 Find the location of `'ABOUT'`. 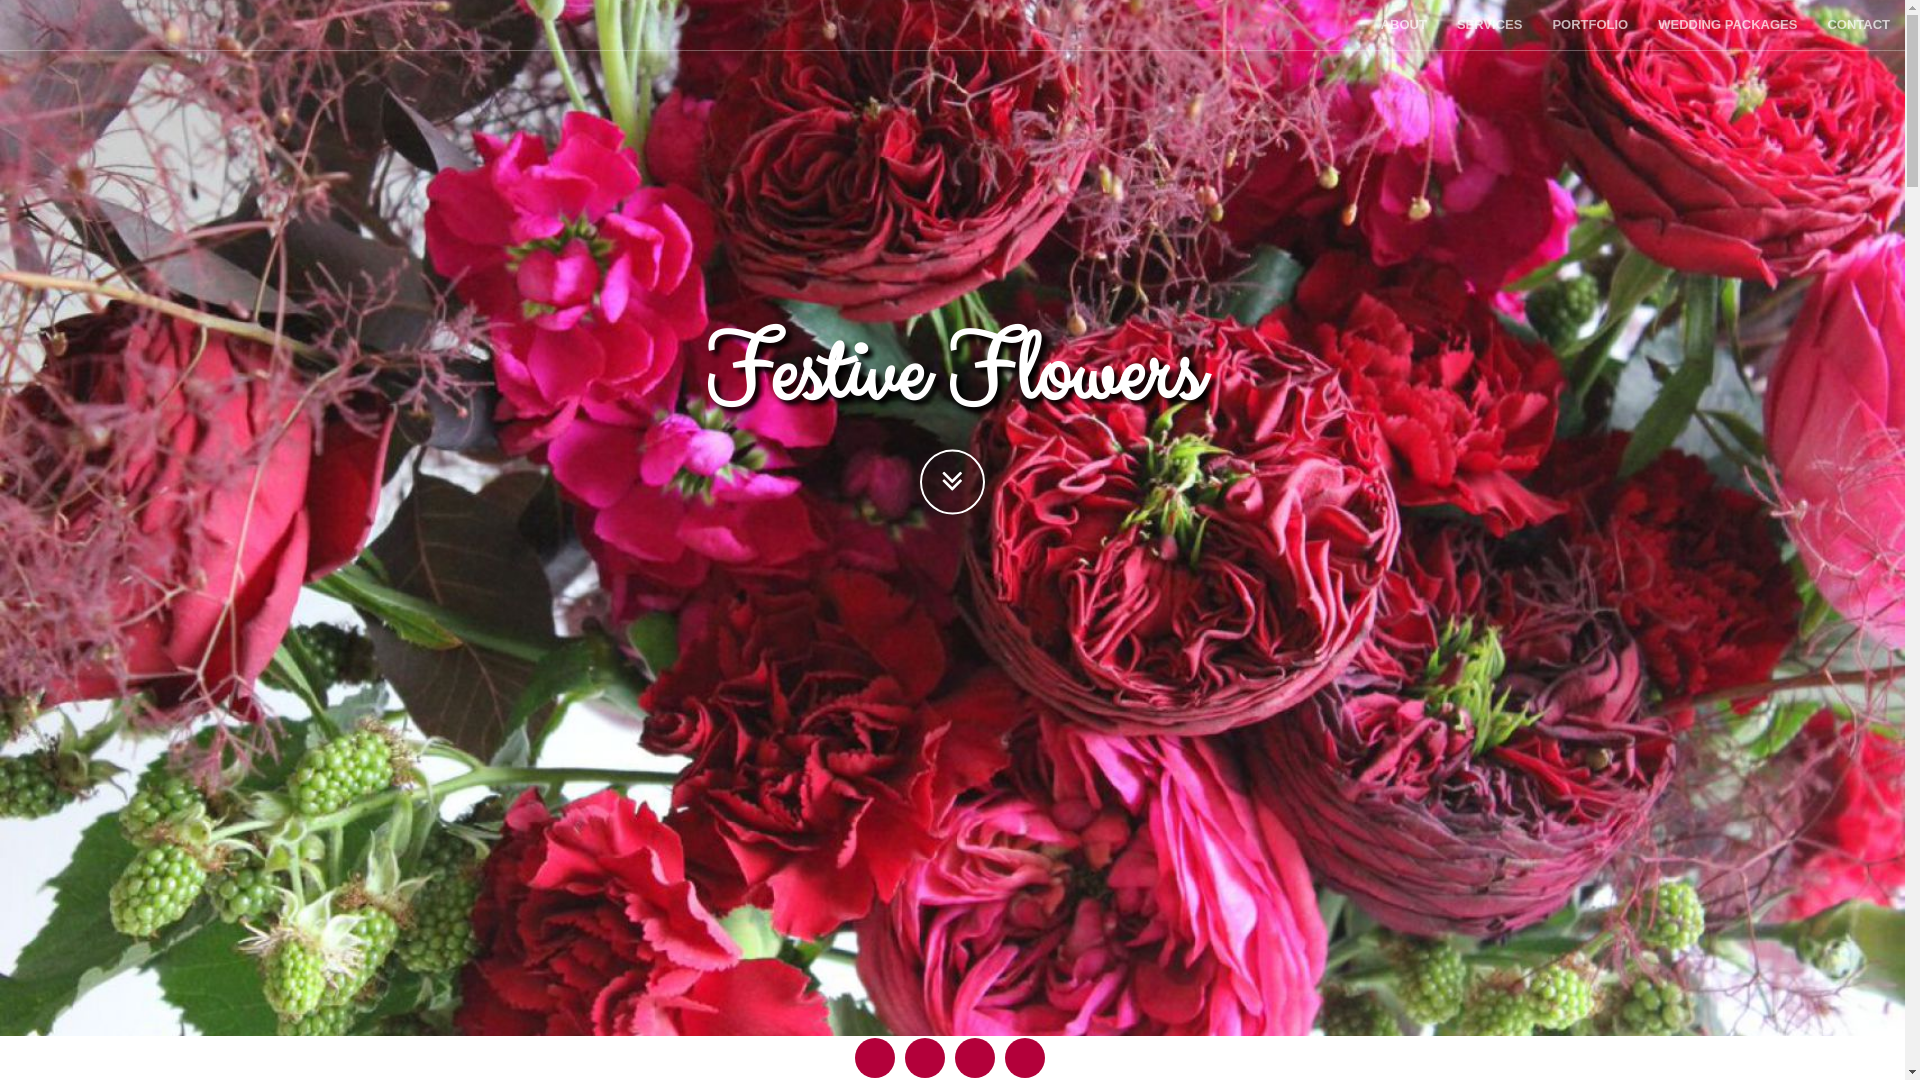

'ABOUT' is located at coordinates (1402, 24).